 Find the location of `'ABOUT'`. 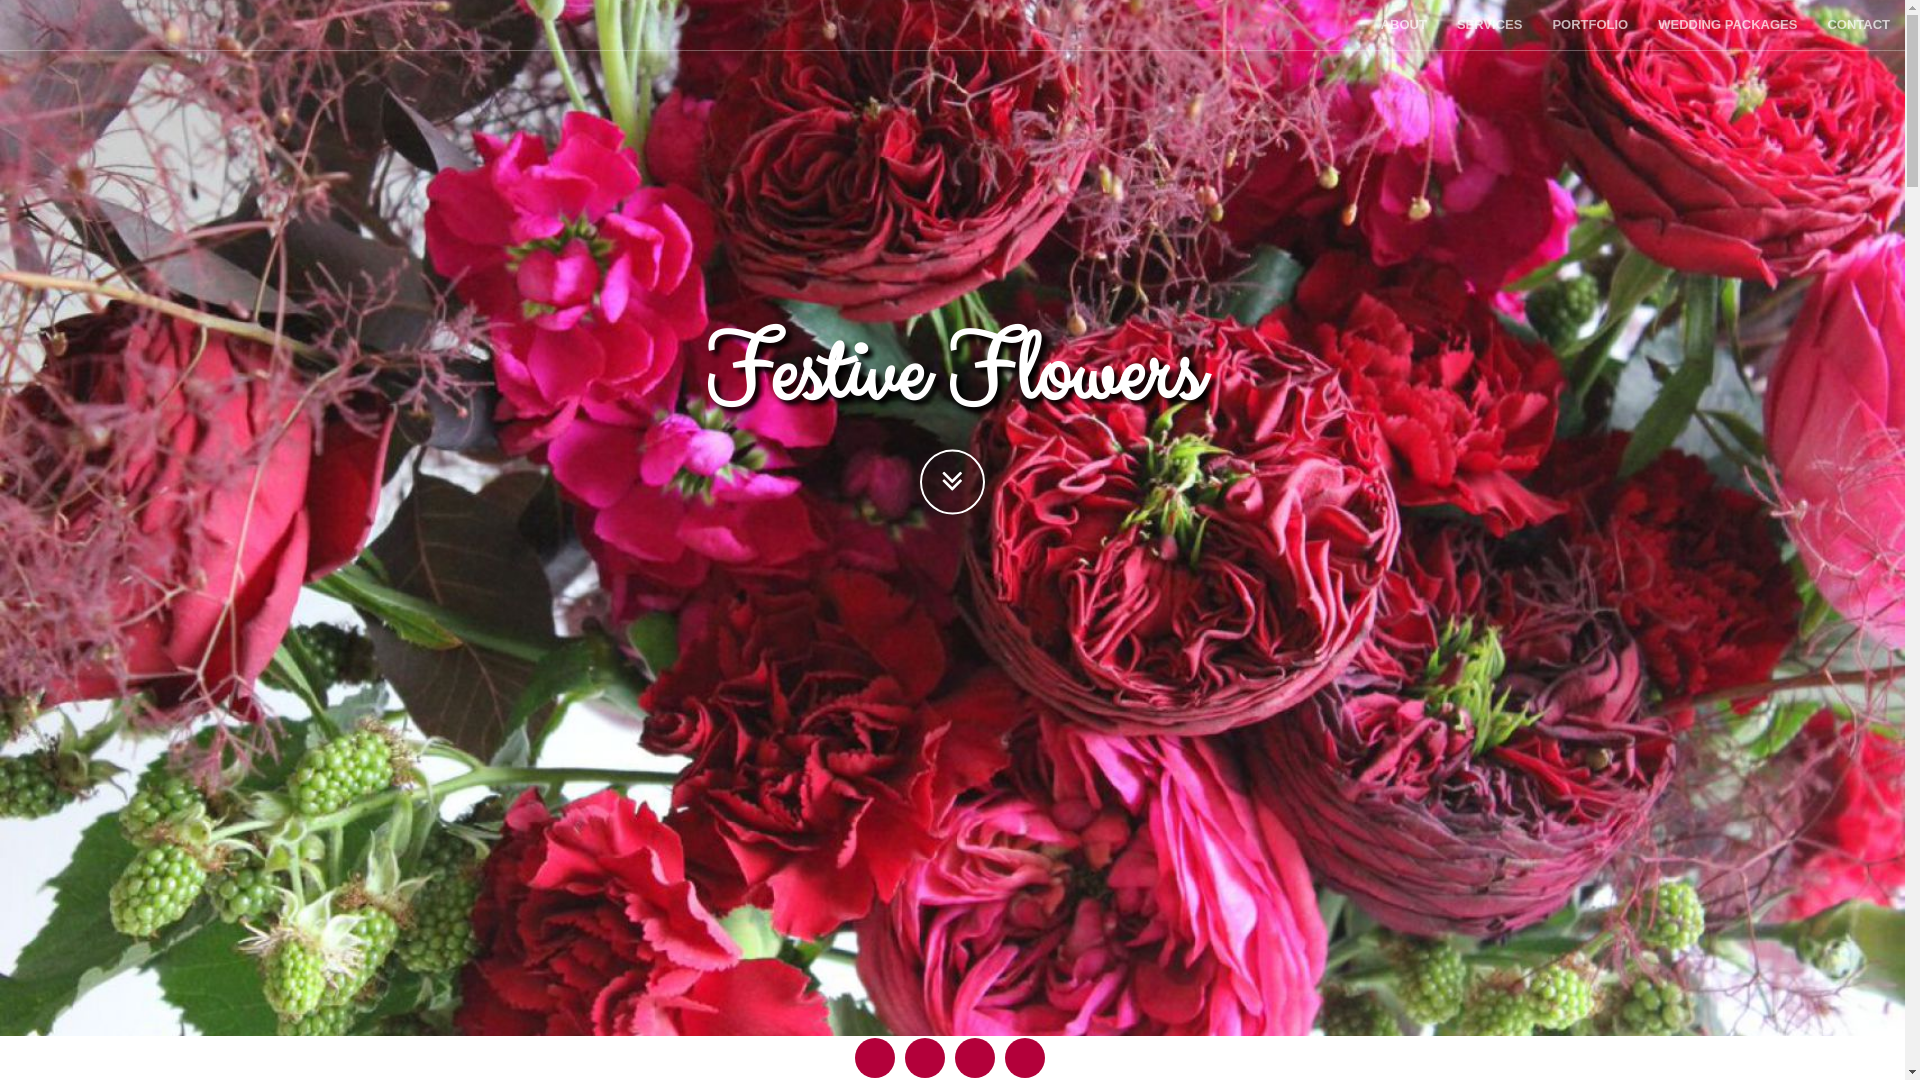

'ABOUT' is located at coordinates (1402, 24).